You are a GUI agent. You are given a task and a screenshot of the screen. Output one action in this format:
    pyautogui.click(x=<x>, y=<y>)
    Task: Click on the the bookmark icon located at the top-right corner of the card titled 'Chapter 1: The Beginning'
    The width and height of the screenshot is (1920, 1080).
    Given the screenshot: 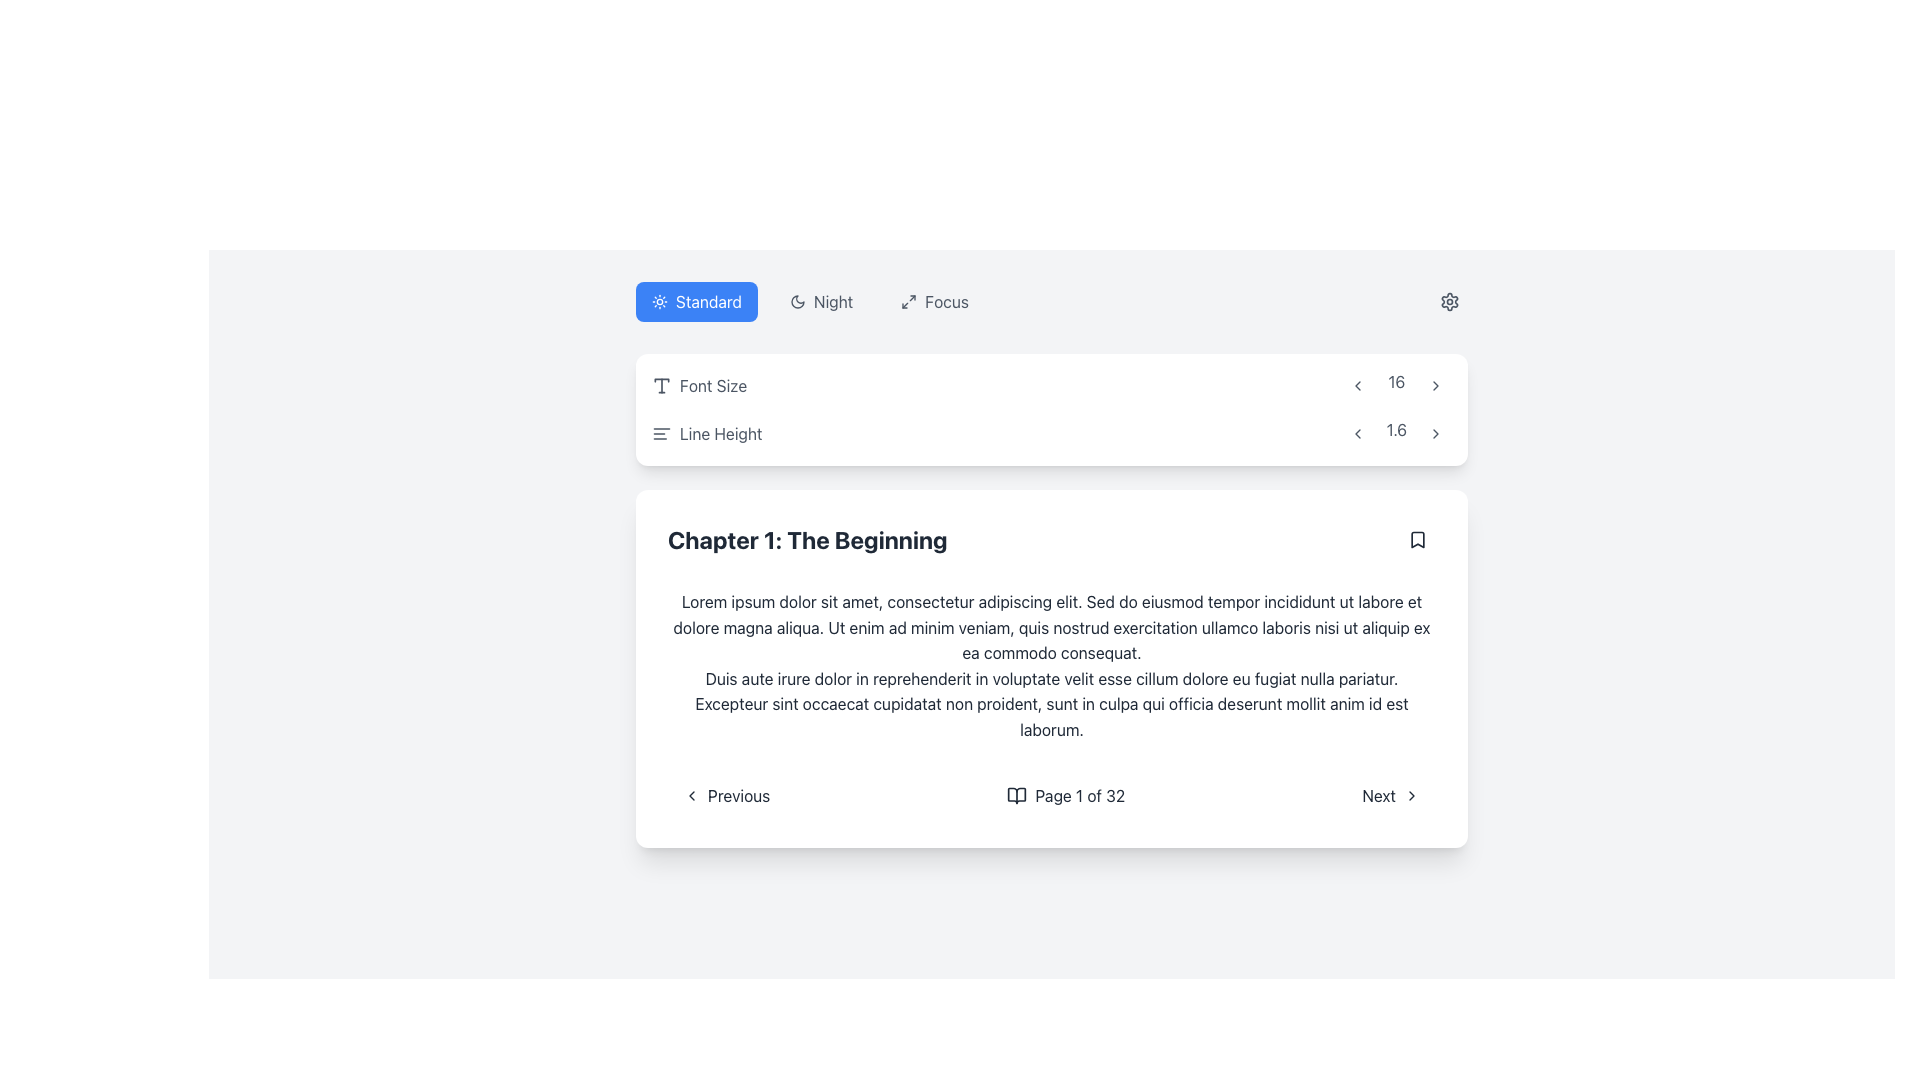 What is the action you would take?
    pyautogui.click(x=1416, y=540)
    